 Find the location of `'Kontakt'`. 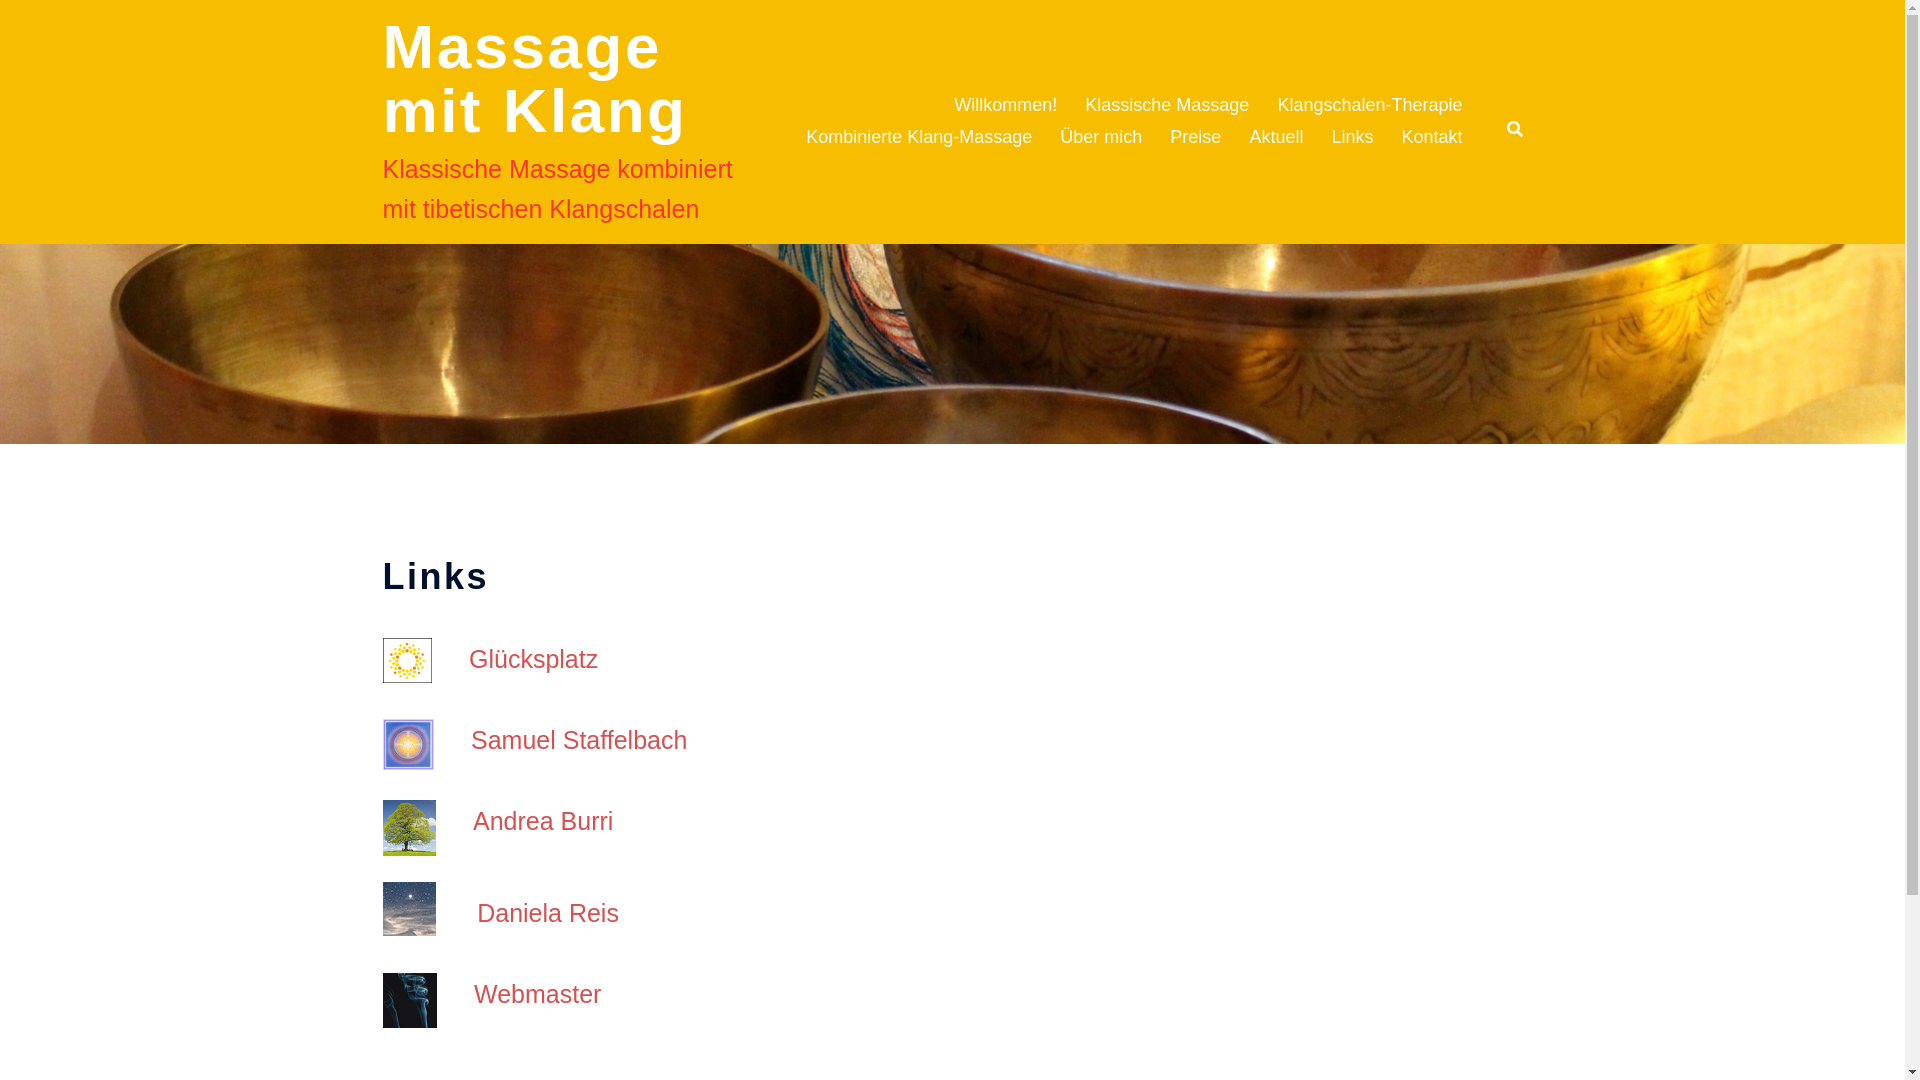

'Kontakt' is located at coordinates (1430, 137).